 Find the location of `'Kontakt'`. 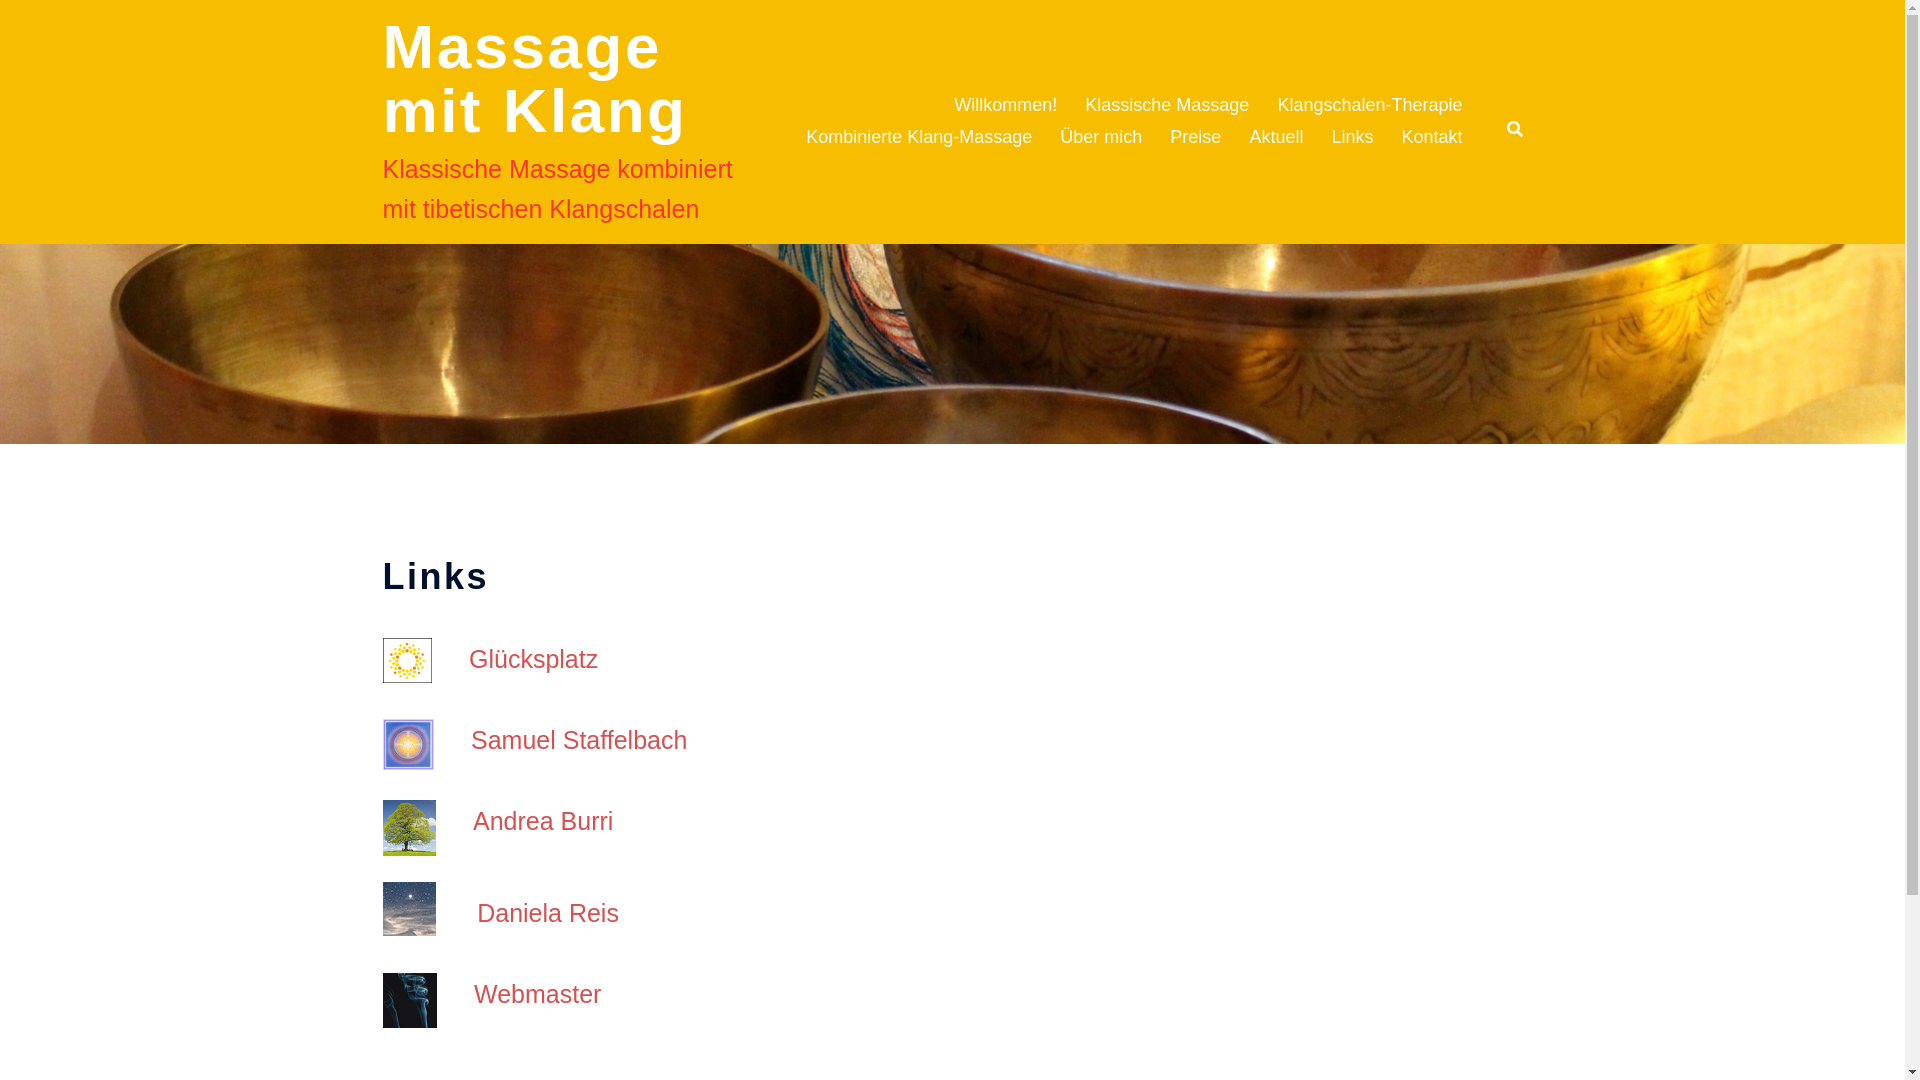

'Kontakt' is located at coordinates (1430, 137).